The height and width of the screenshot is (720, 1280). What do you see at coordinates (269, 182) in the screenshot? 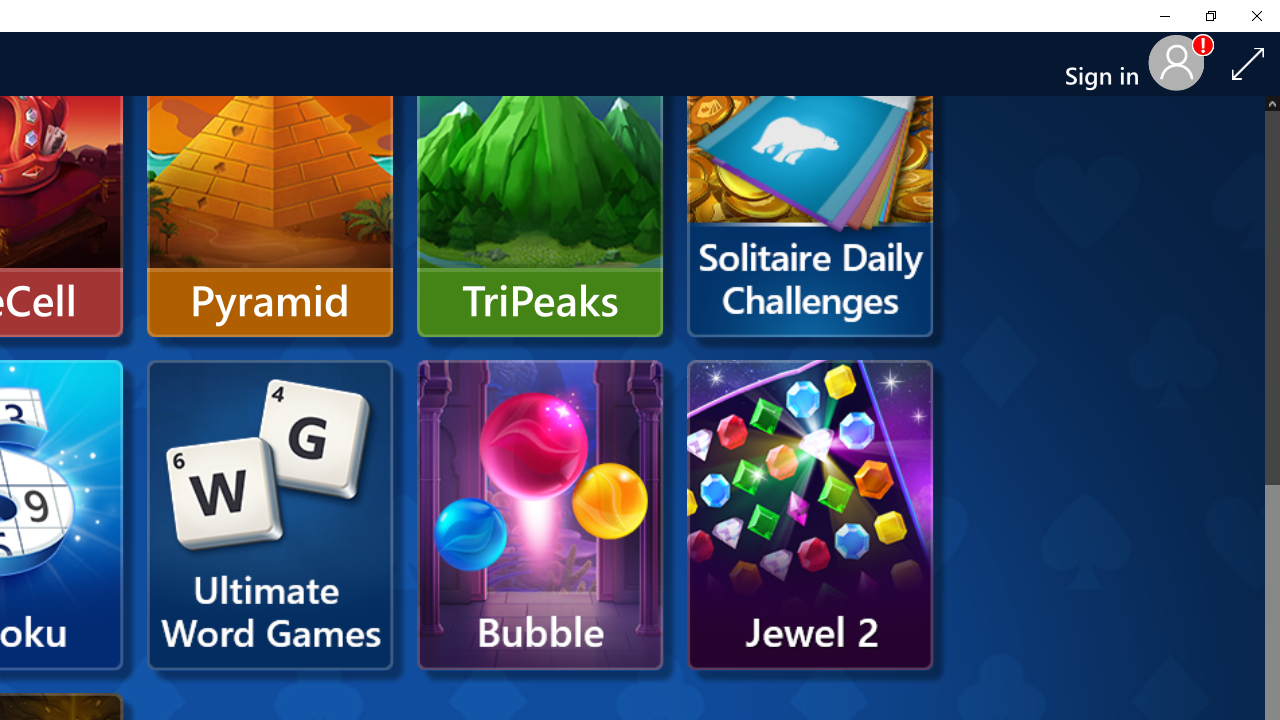
I see `'Pyramid'` at bounding box center [269, 182].